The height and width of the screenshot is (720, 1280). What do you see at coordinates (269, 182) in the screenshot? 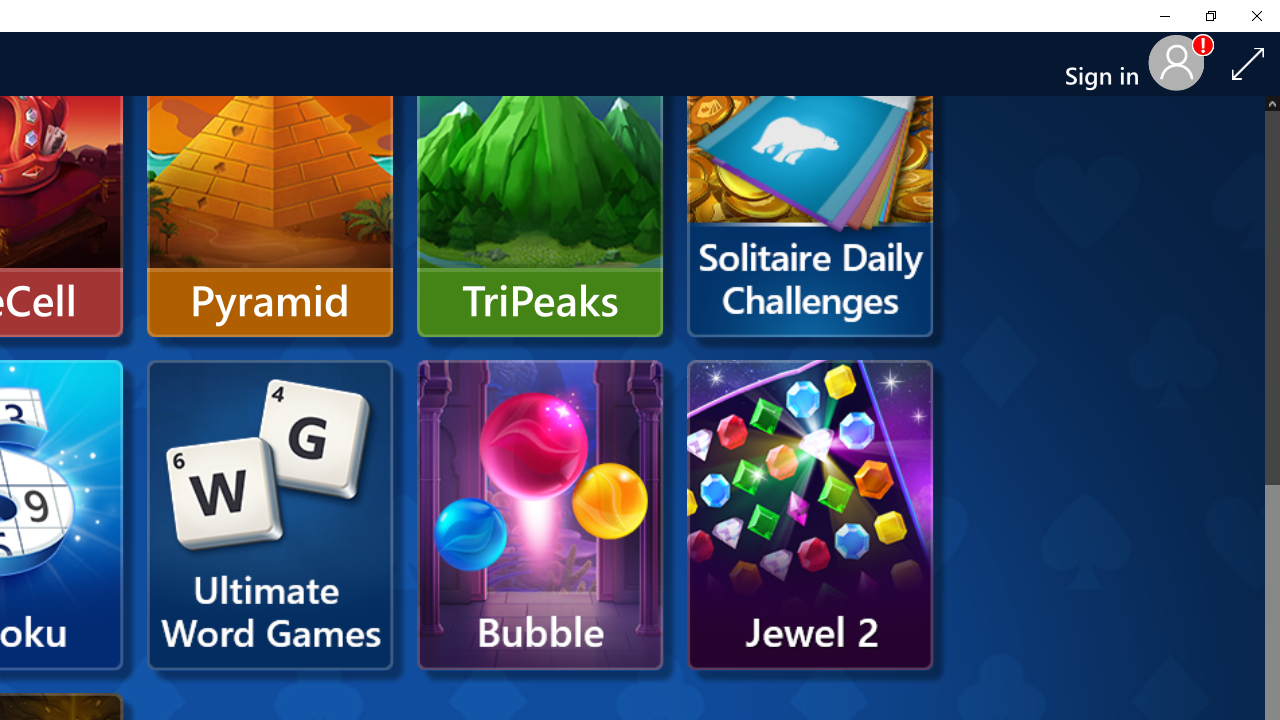
I see `'Pyramid'` at bounding box center [269, 182].